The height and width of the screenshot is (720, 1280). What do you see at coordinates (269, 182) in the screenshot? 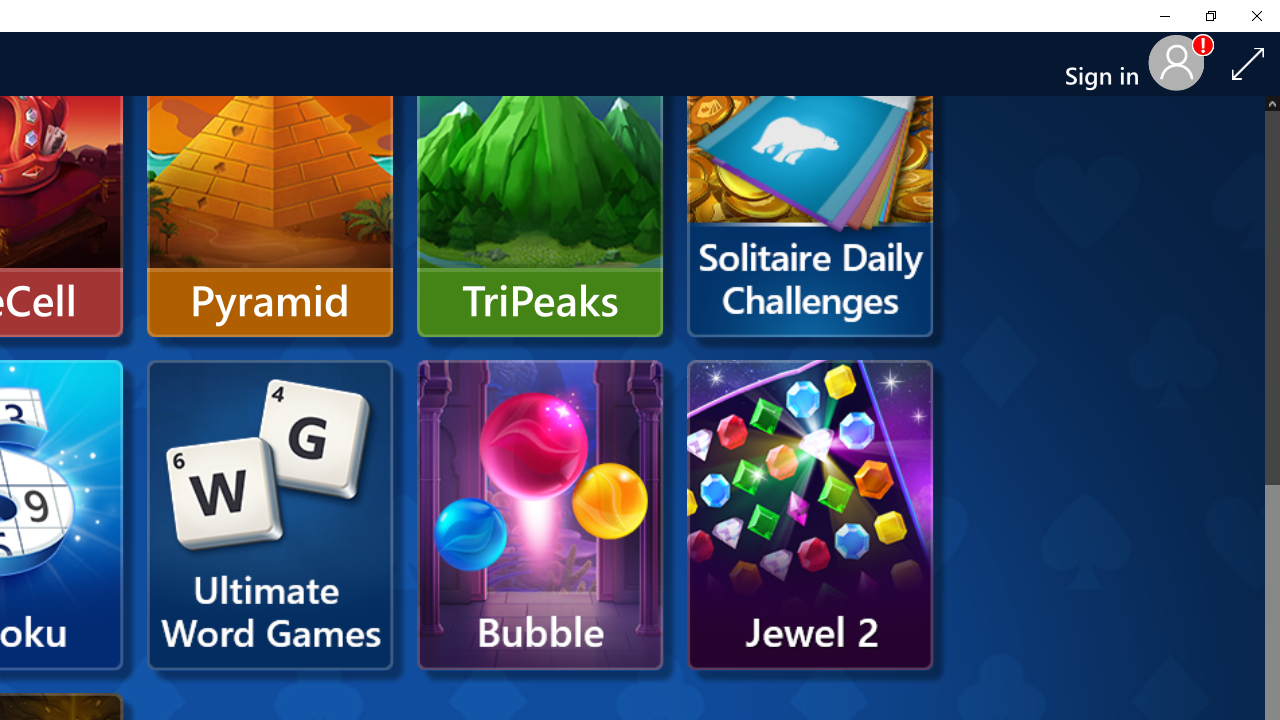
I see `'Pyramid'` at bounding box center [269, 182].